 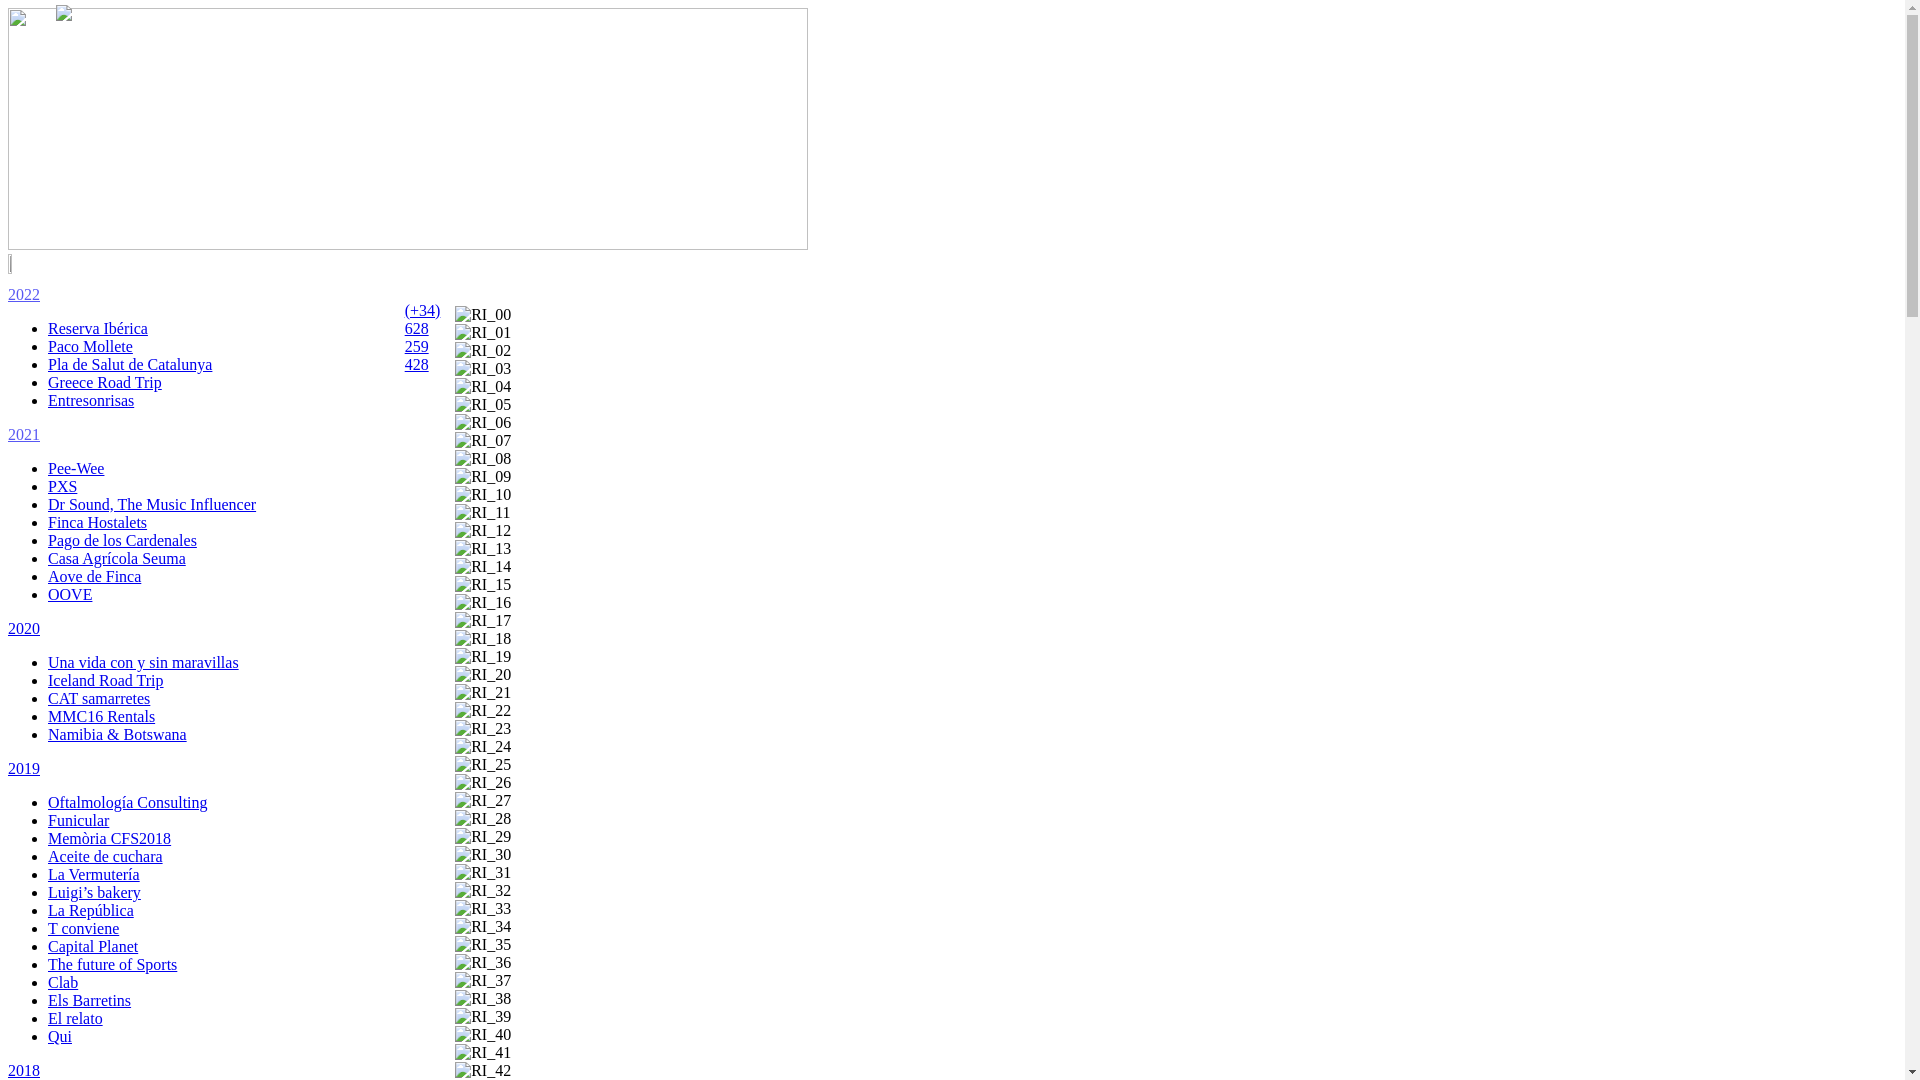 I want to click on 'Funicular', so click(x=78, y=820).